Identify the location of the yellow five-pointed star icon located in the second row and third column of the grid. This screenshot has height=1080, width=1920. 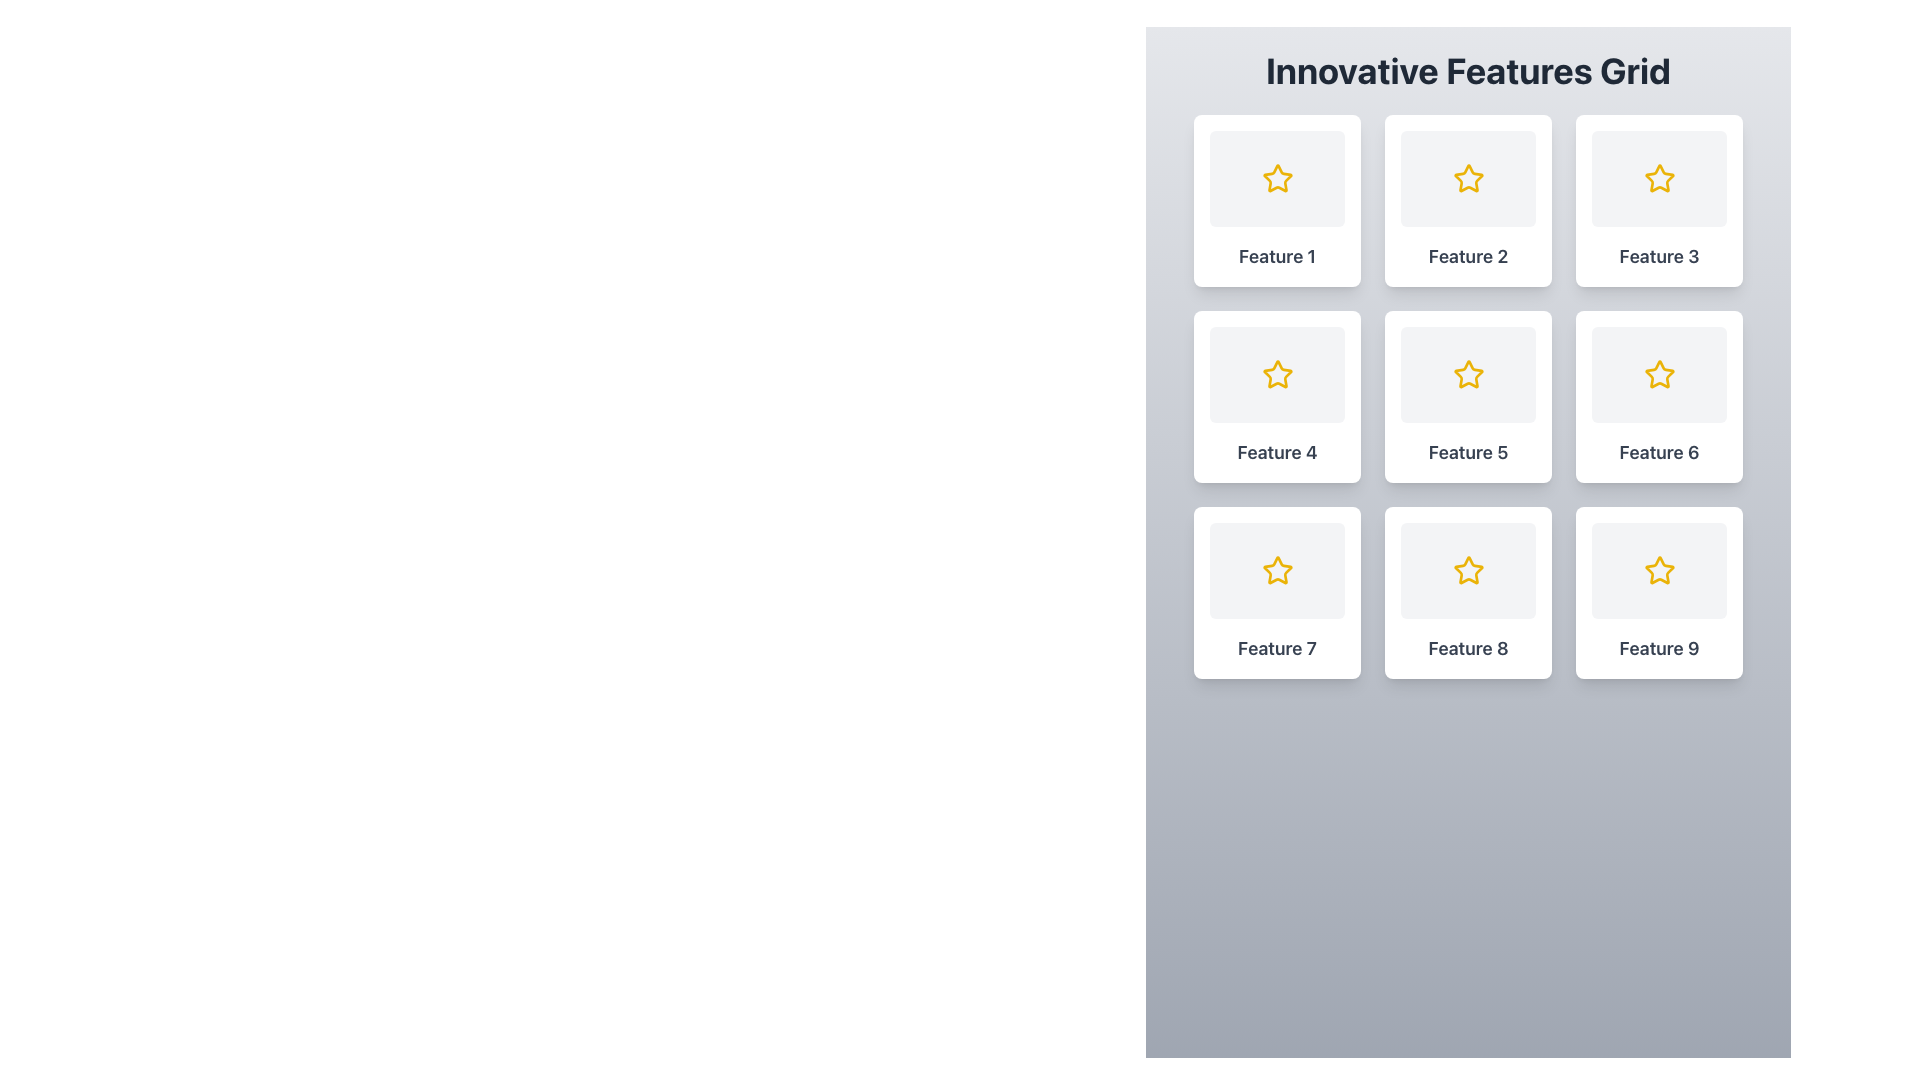
(1659, 374).